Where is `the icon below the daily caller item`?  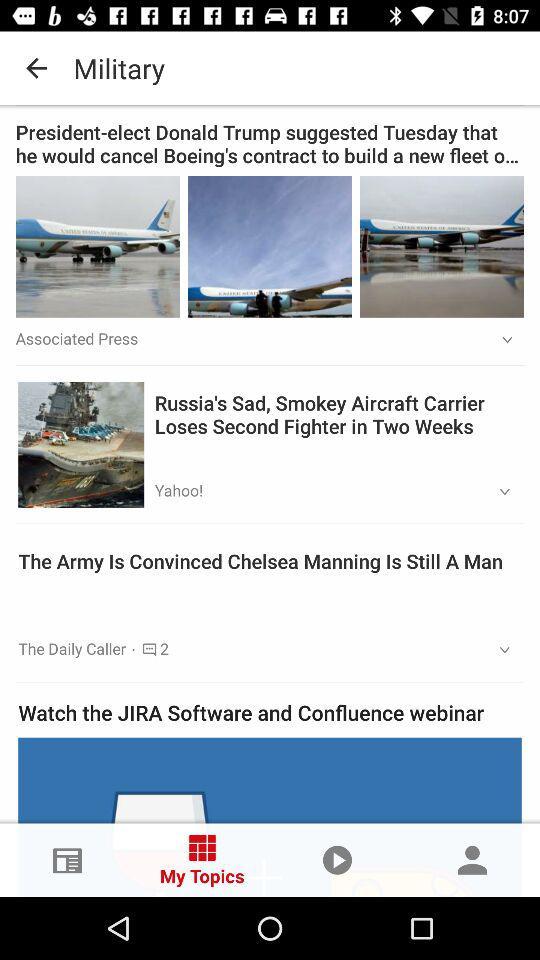
the icon below the daily caller item is located at coordinates (270, 712).